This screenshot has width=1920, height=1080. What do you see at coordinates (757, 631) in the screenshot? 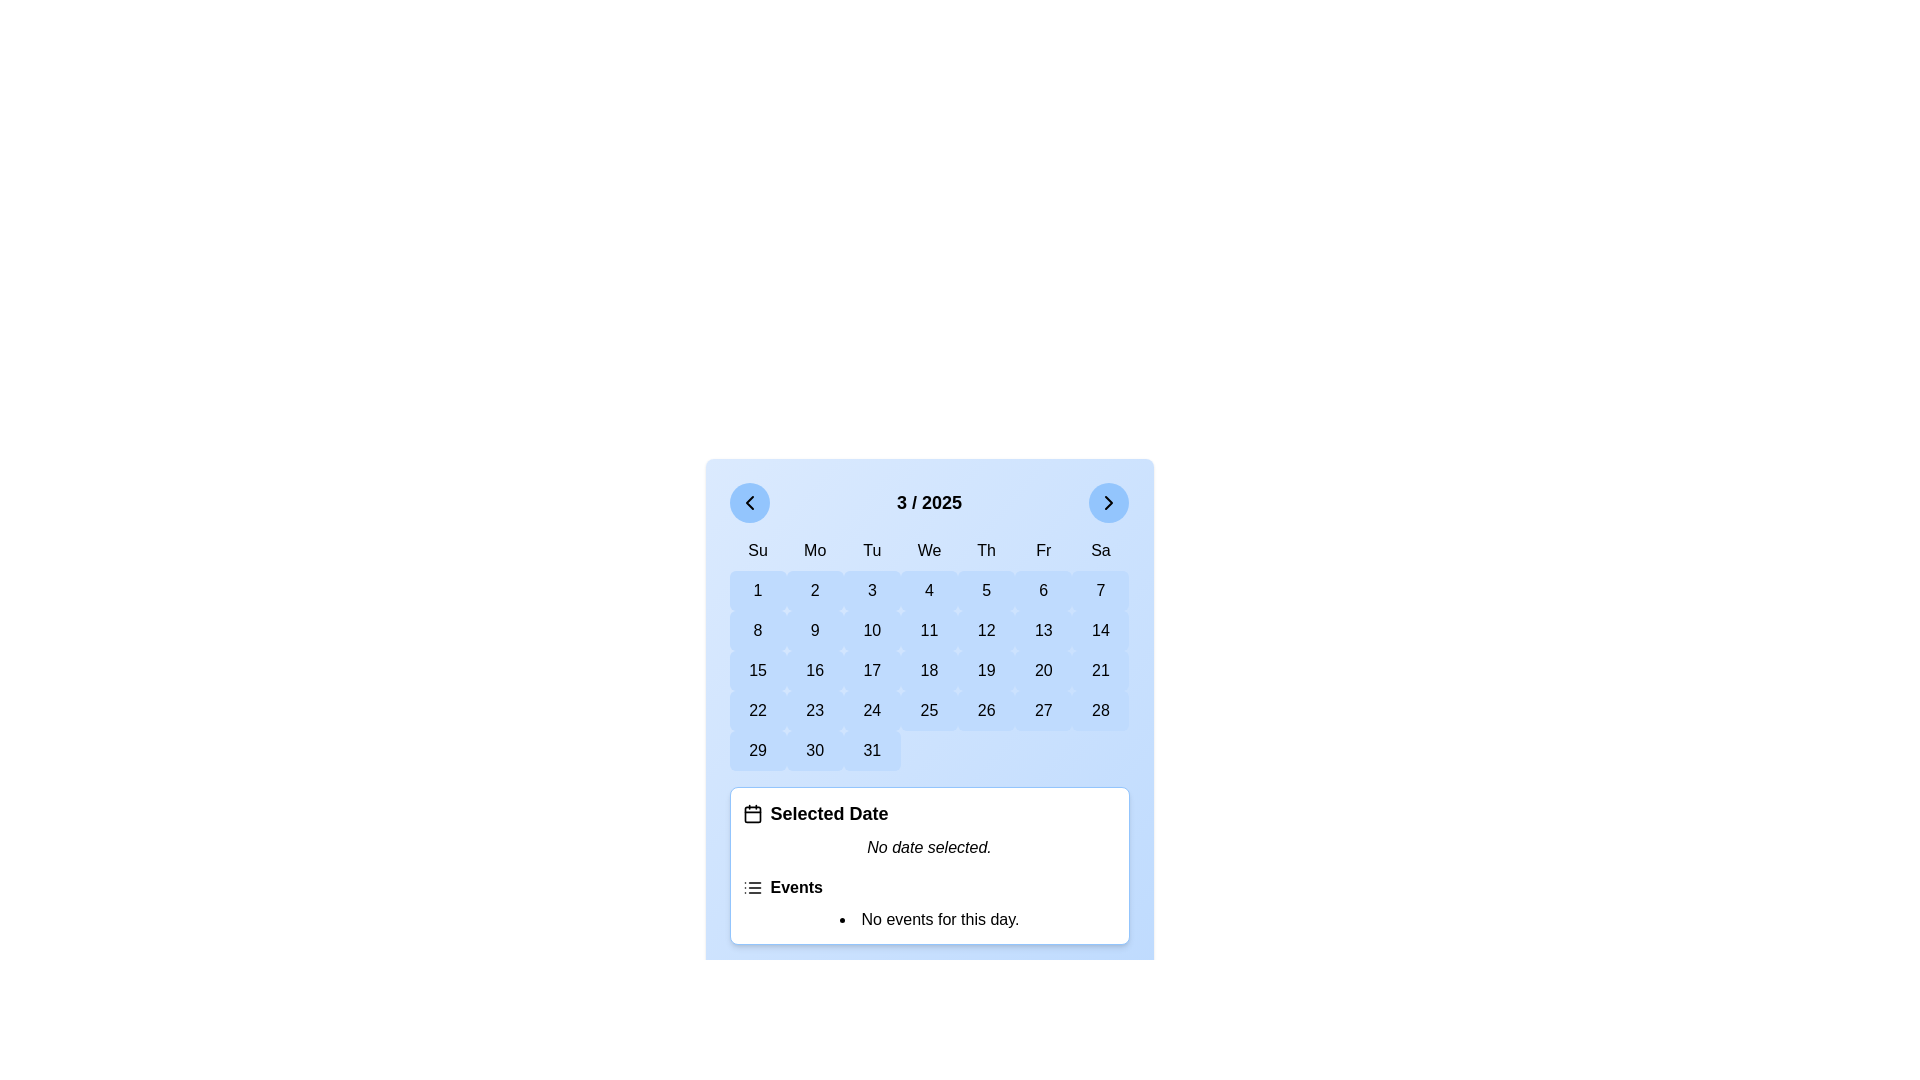
I see `the rounded rectangular button with a light blue background that contains the numeral '8' in bold black text, located in the second row of the March 2025 calendar grid under the 'Su' column` at bounding box center [757, 631].